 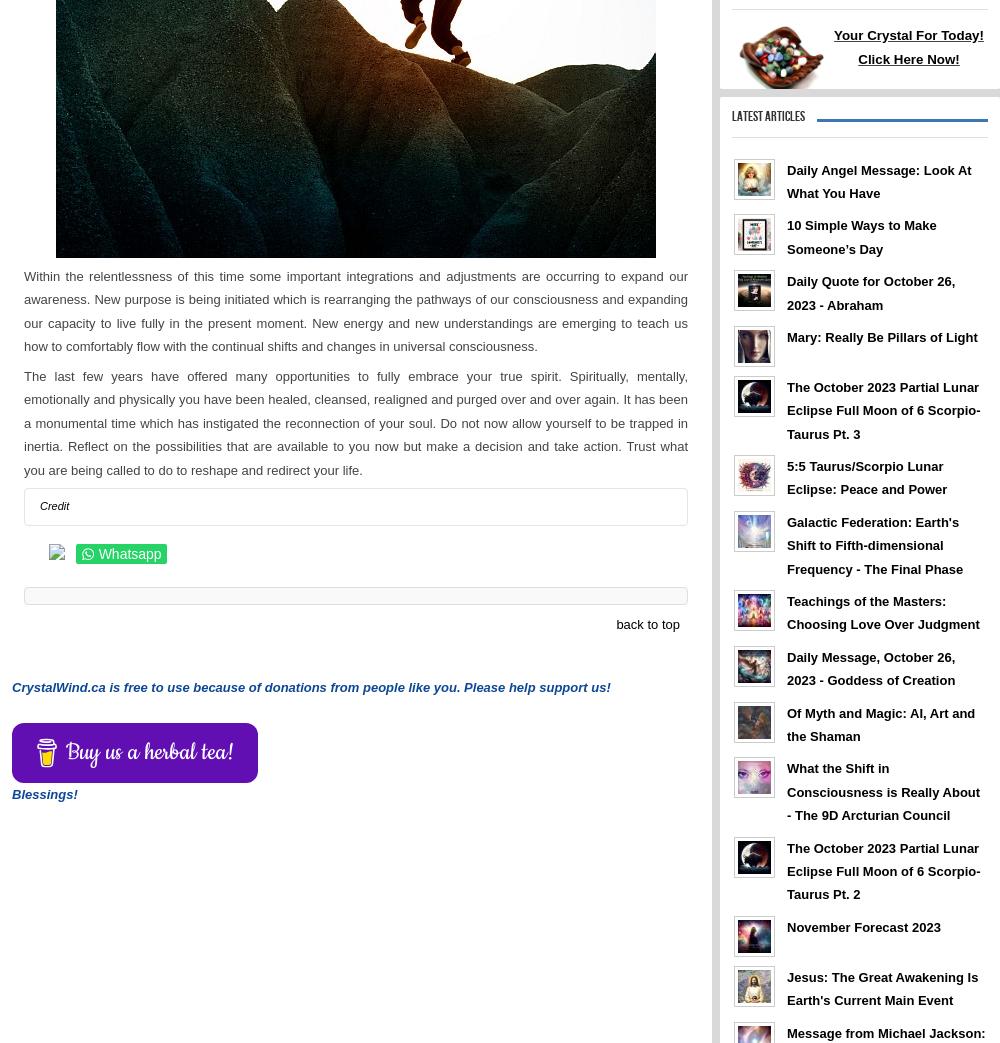 I want to click on 'Within the relentlessness of this time some important integrations and adjustments are occurring to expand our awareness. New purpose is being initiated which is rearranging the pathways of our consciousness and expanding our capacity to live fully in the present moment. New energy and new understandings are emerging to teach us how to comfortably flow with the continual shifts and changes in universal consciousness.', so click(x=24, y=310).